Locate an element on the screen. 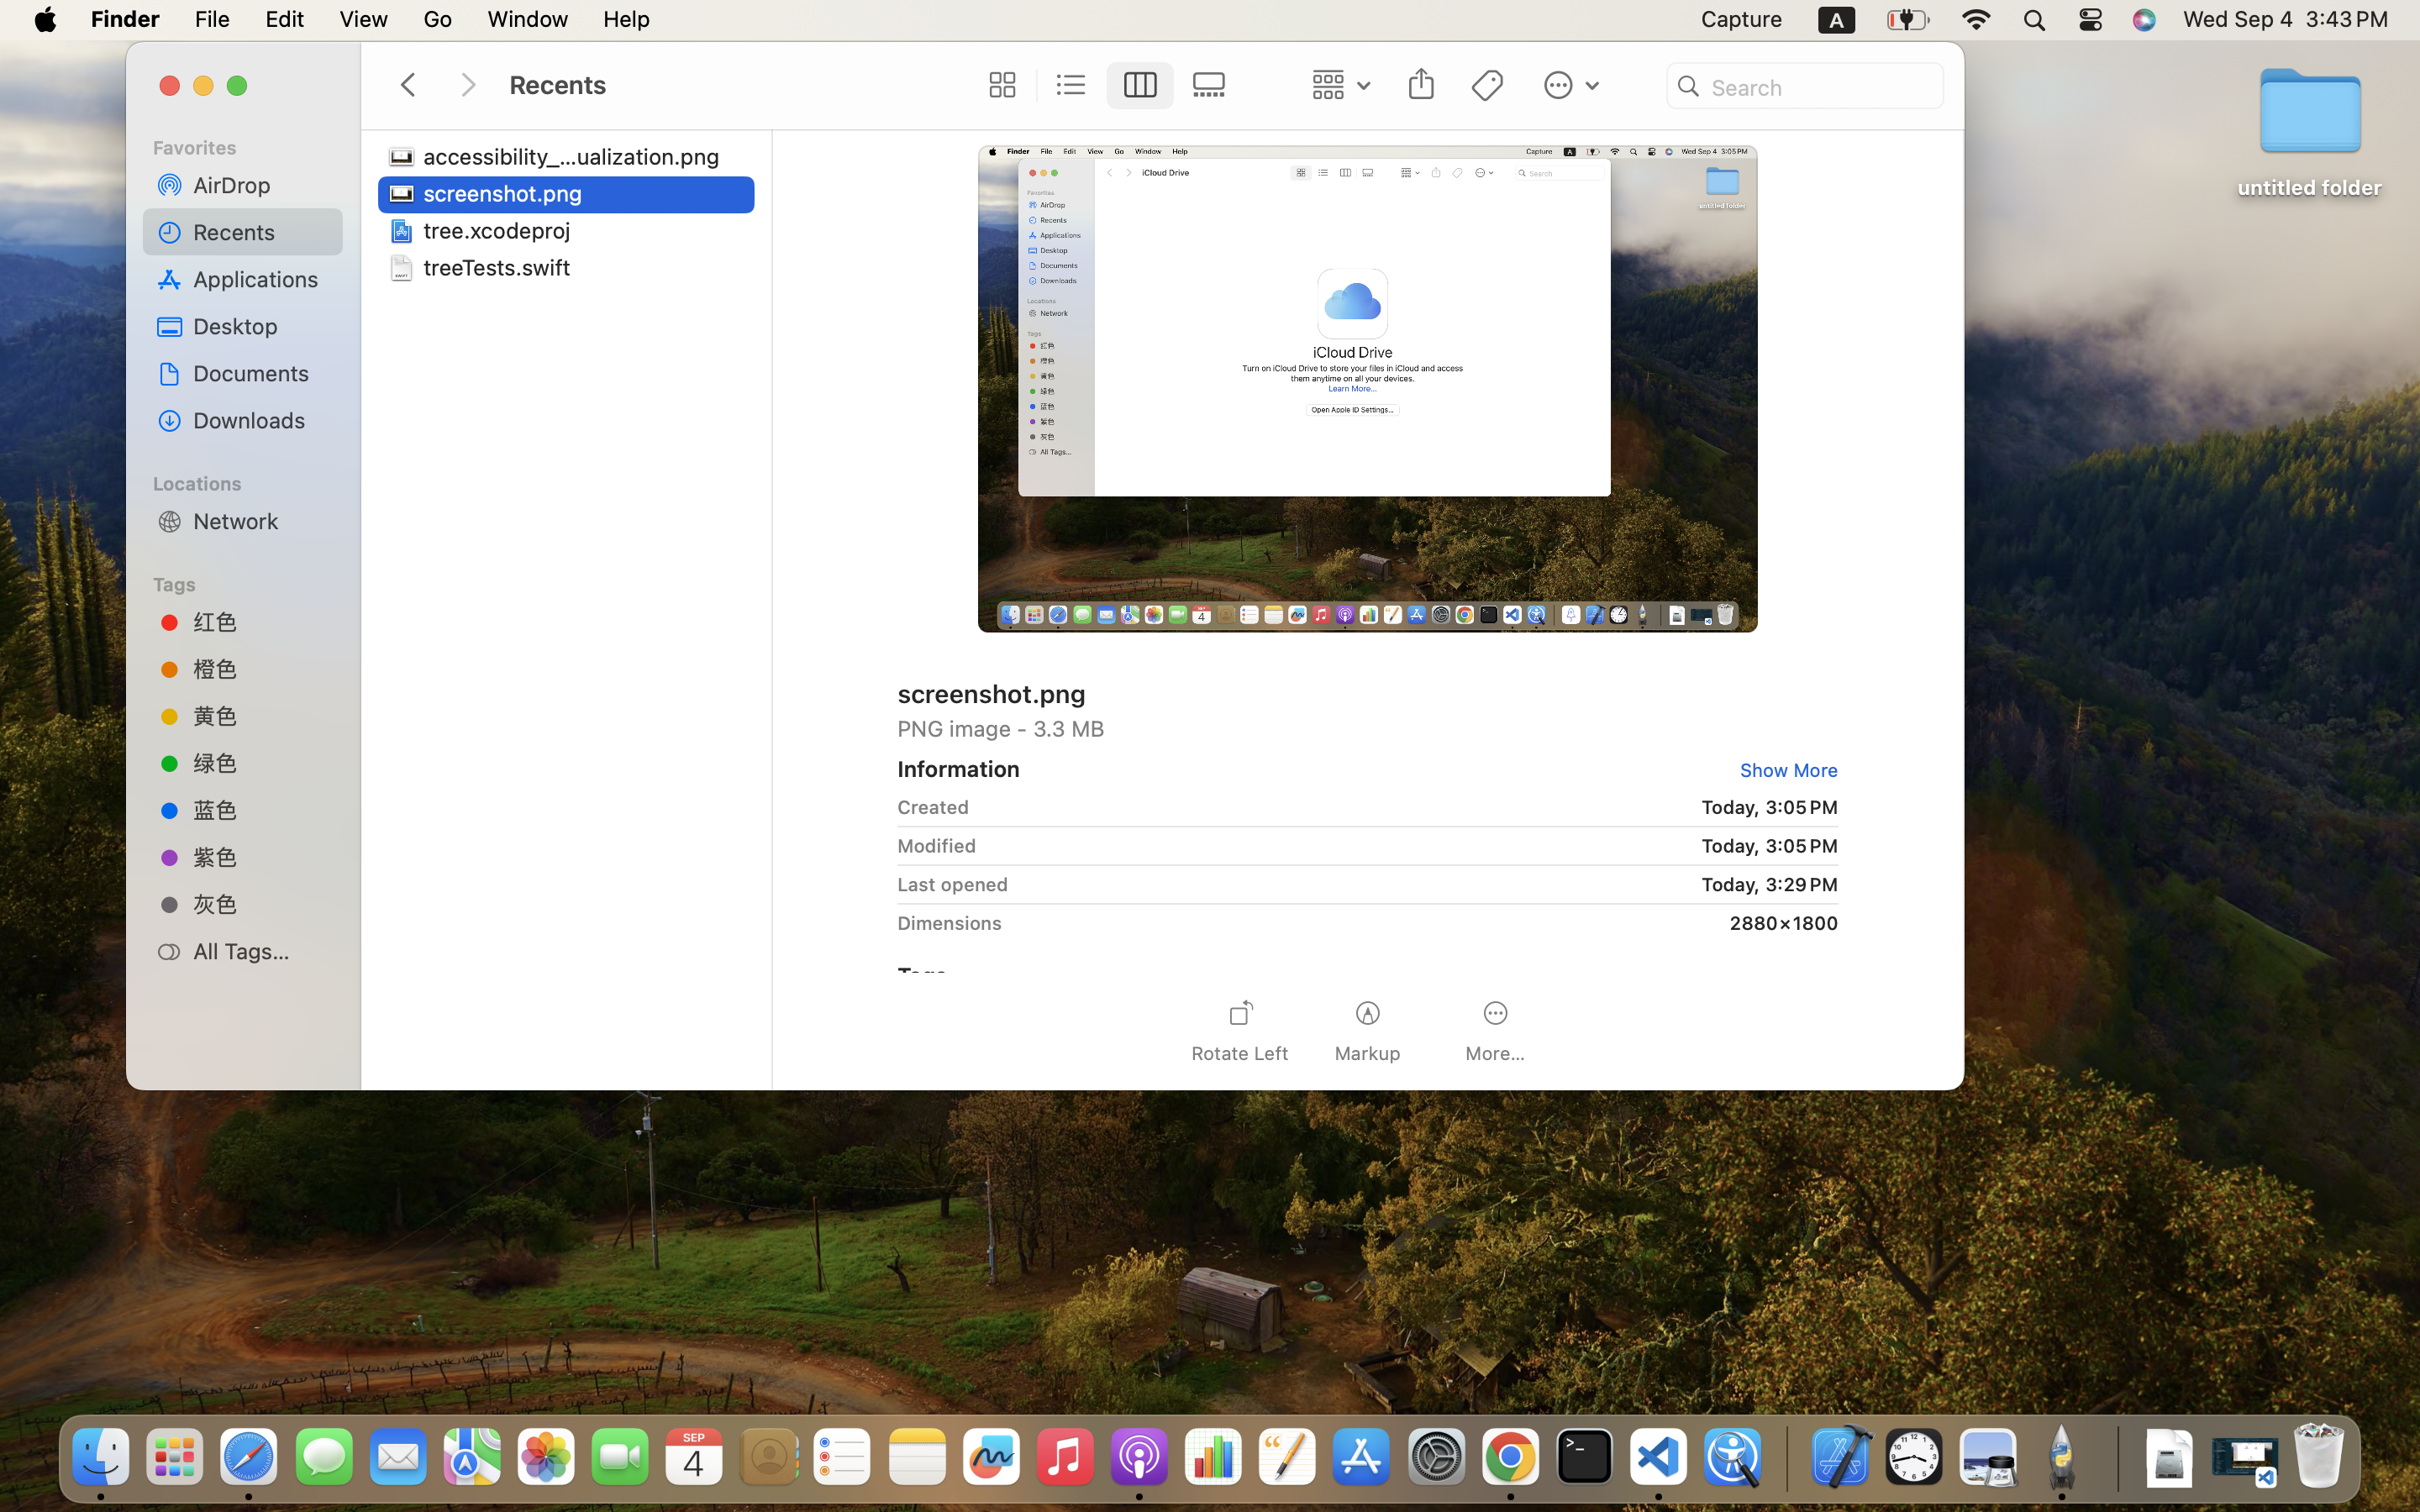  'Favorites' is located at coordinates (251, 144).